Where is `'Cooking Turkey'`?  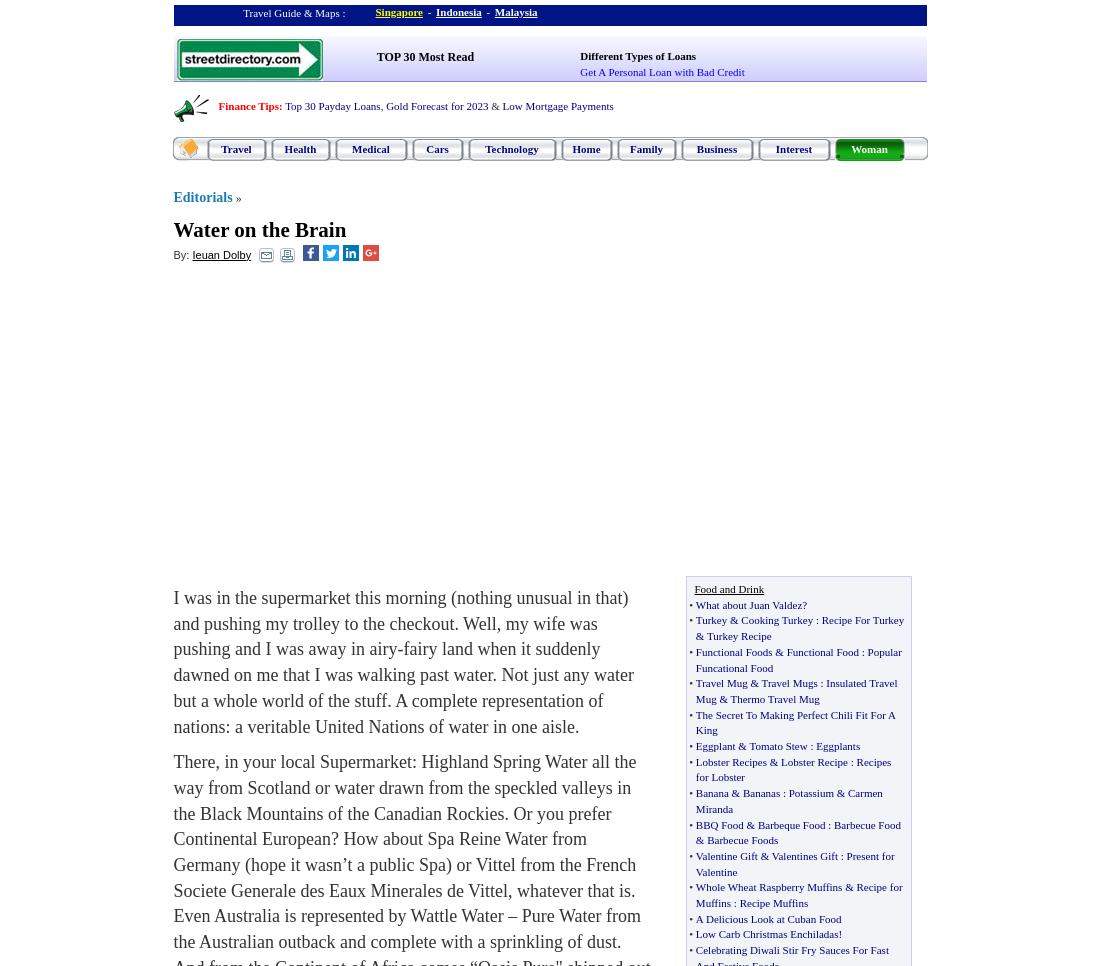 'Cooking Turkey' is located at coordinates (777, 619).